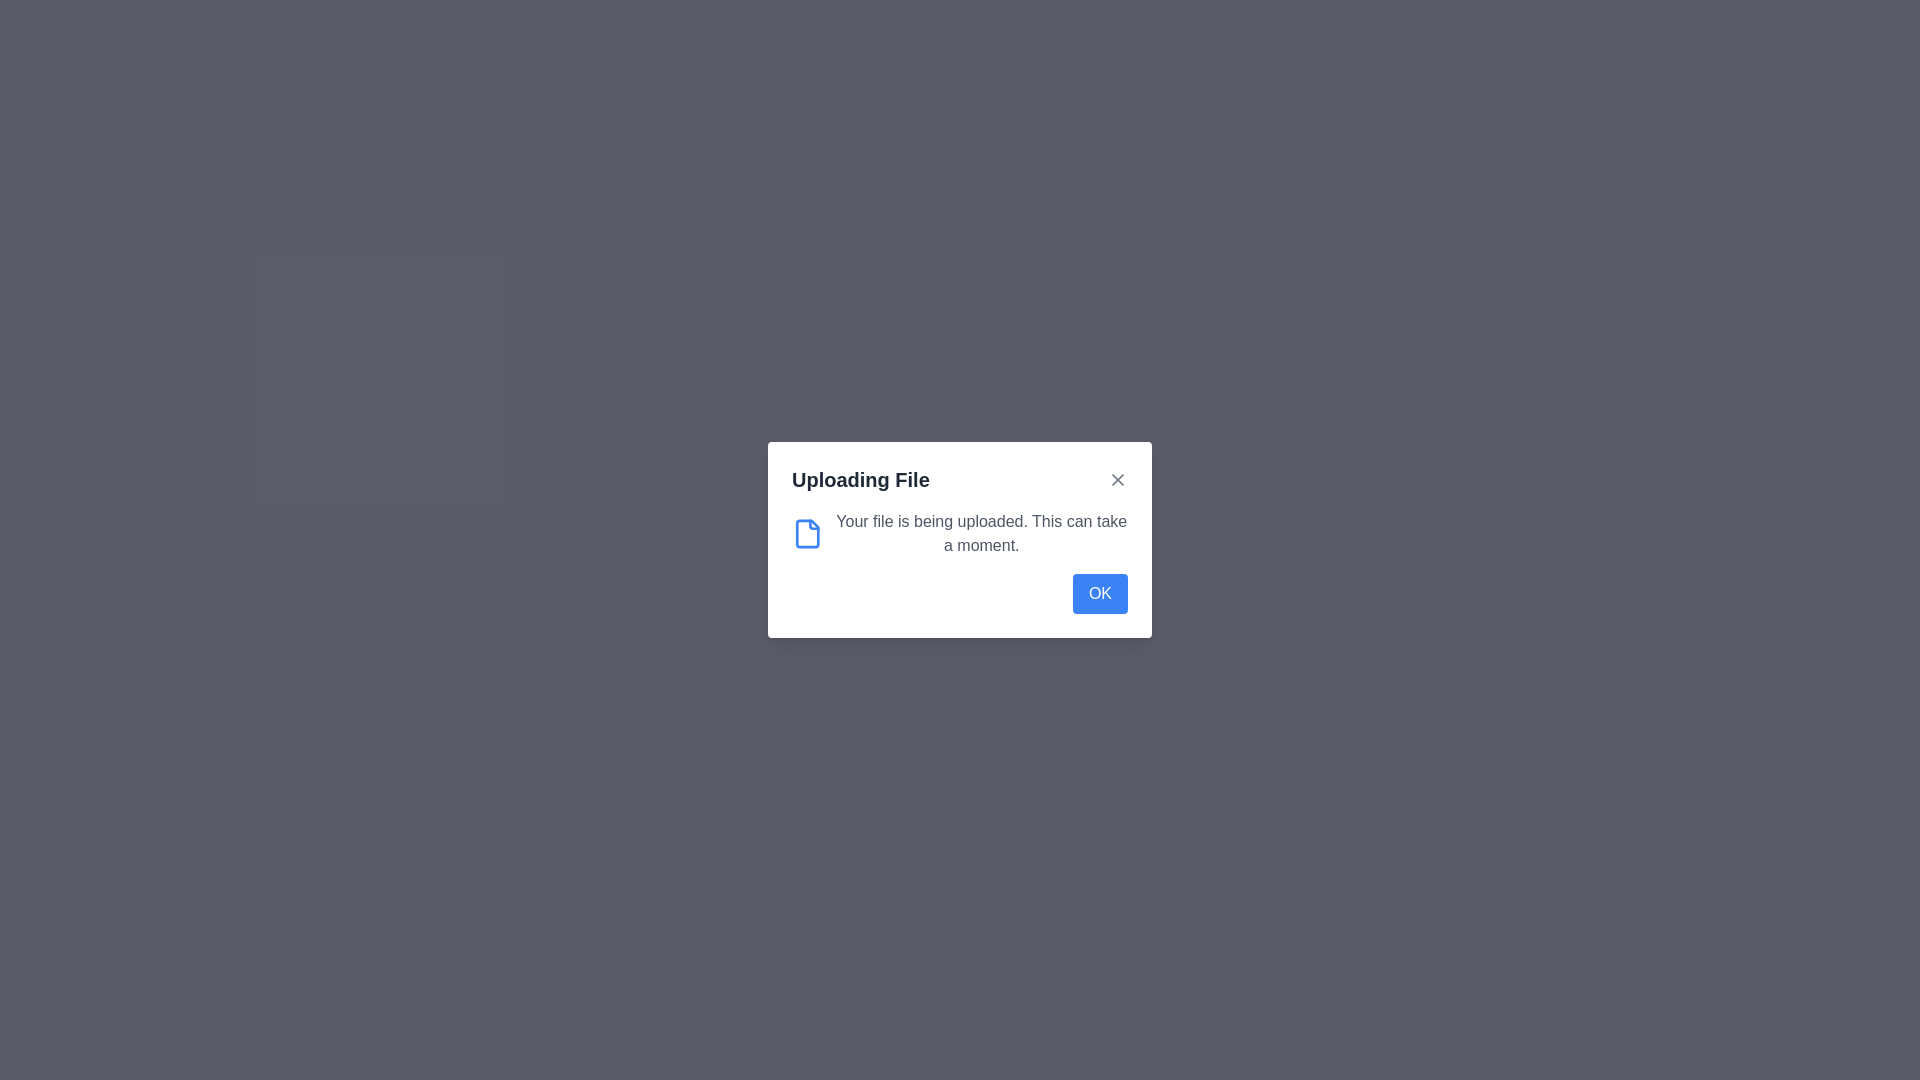 This screenshot has height=1080, width=1920. Describe the element at coordinates (960, 532) in the screenshot. I see `information displayed in the Informational Block that states 'Your file is being uploaded. This can take a moment.' located beneath the title 'Uploading File.'` at that location.